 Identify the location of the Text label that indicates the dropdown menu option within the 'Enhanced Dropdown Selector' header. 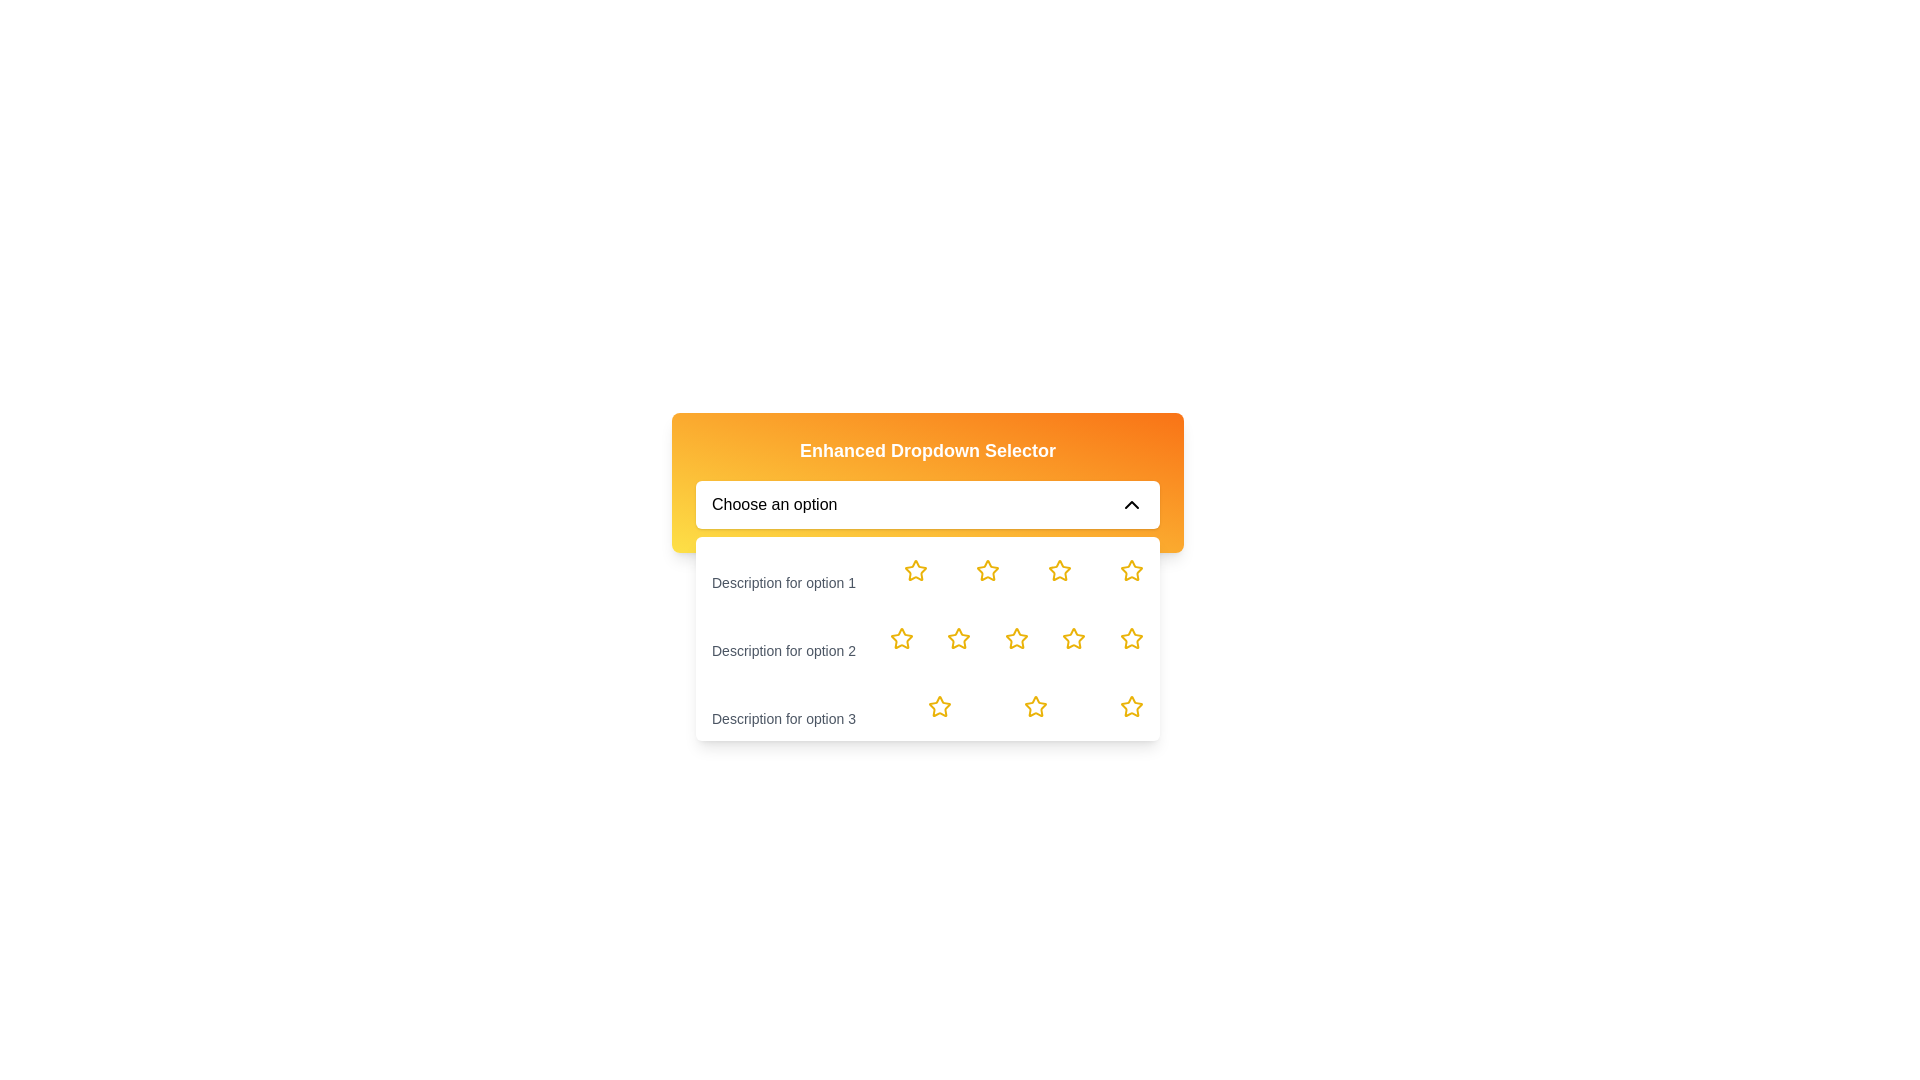
(773, 504).